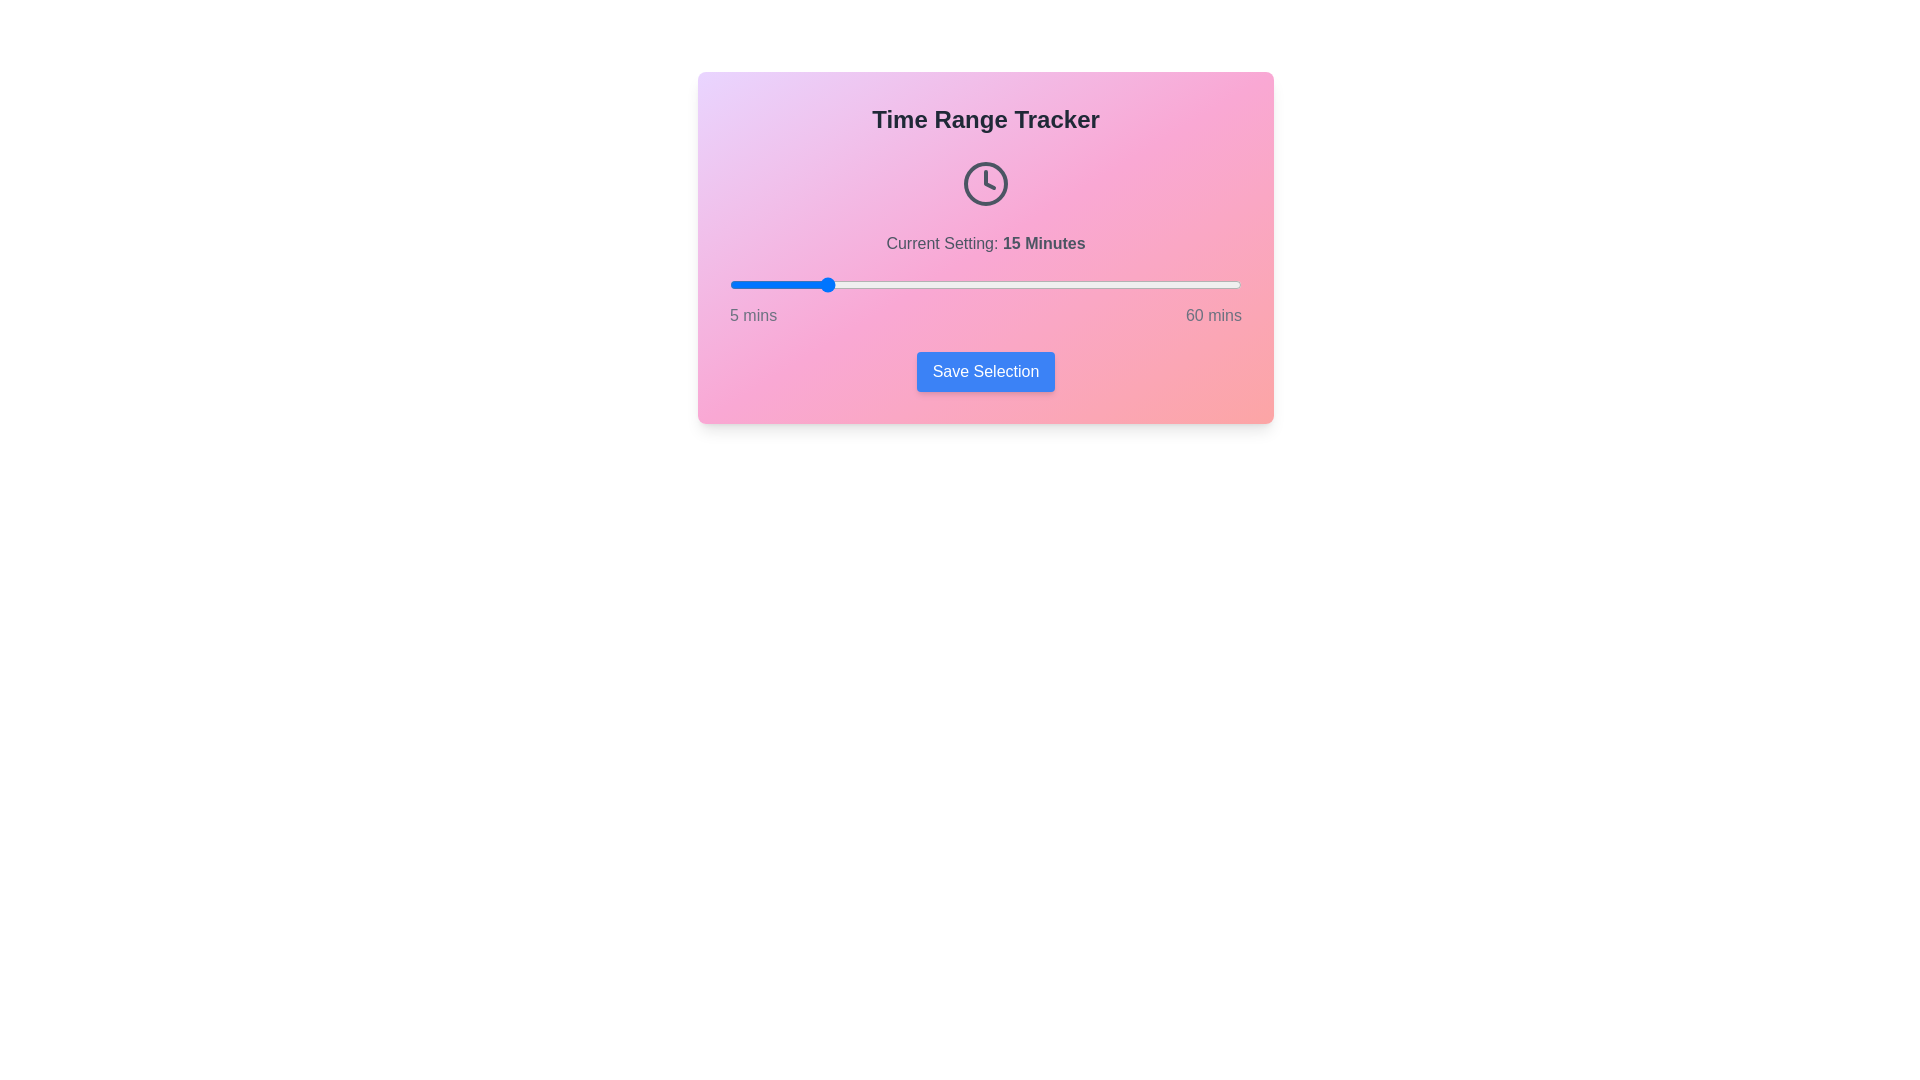 The height and width of the screenshot is (1080, 1920). I want to click on the time range slider to 38 minutes, so click(1037, 285).